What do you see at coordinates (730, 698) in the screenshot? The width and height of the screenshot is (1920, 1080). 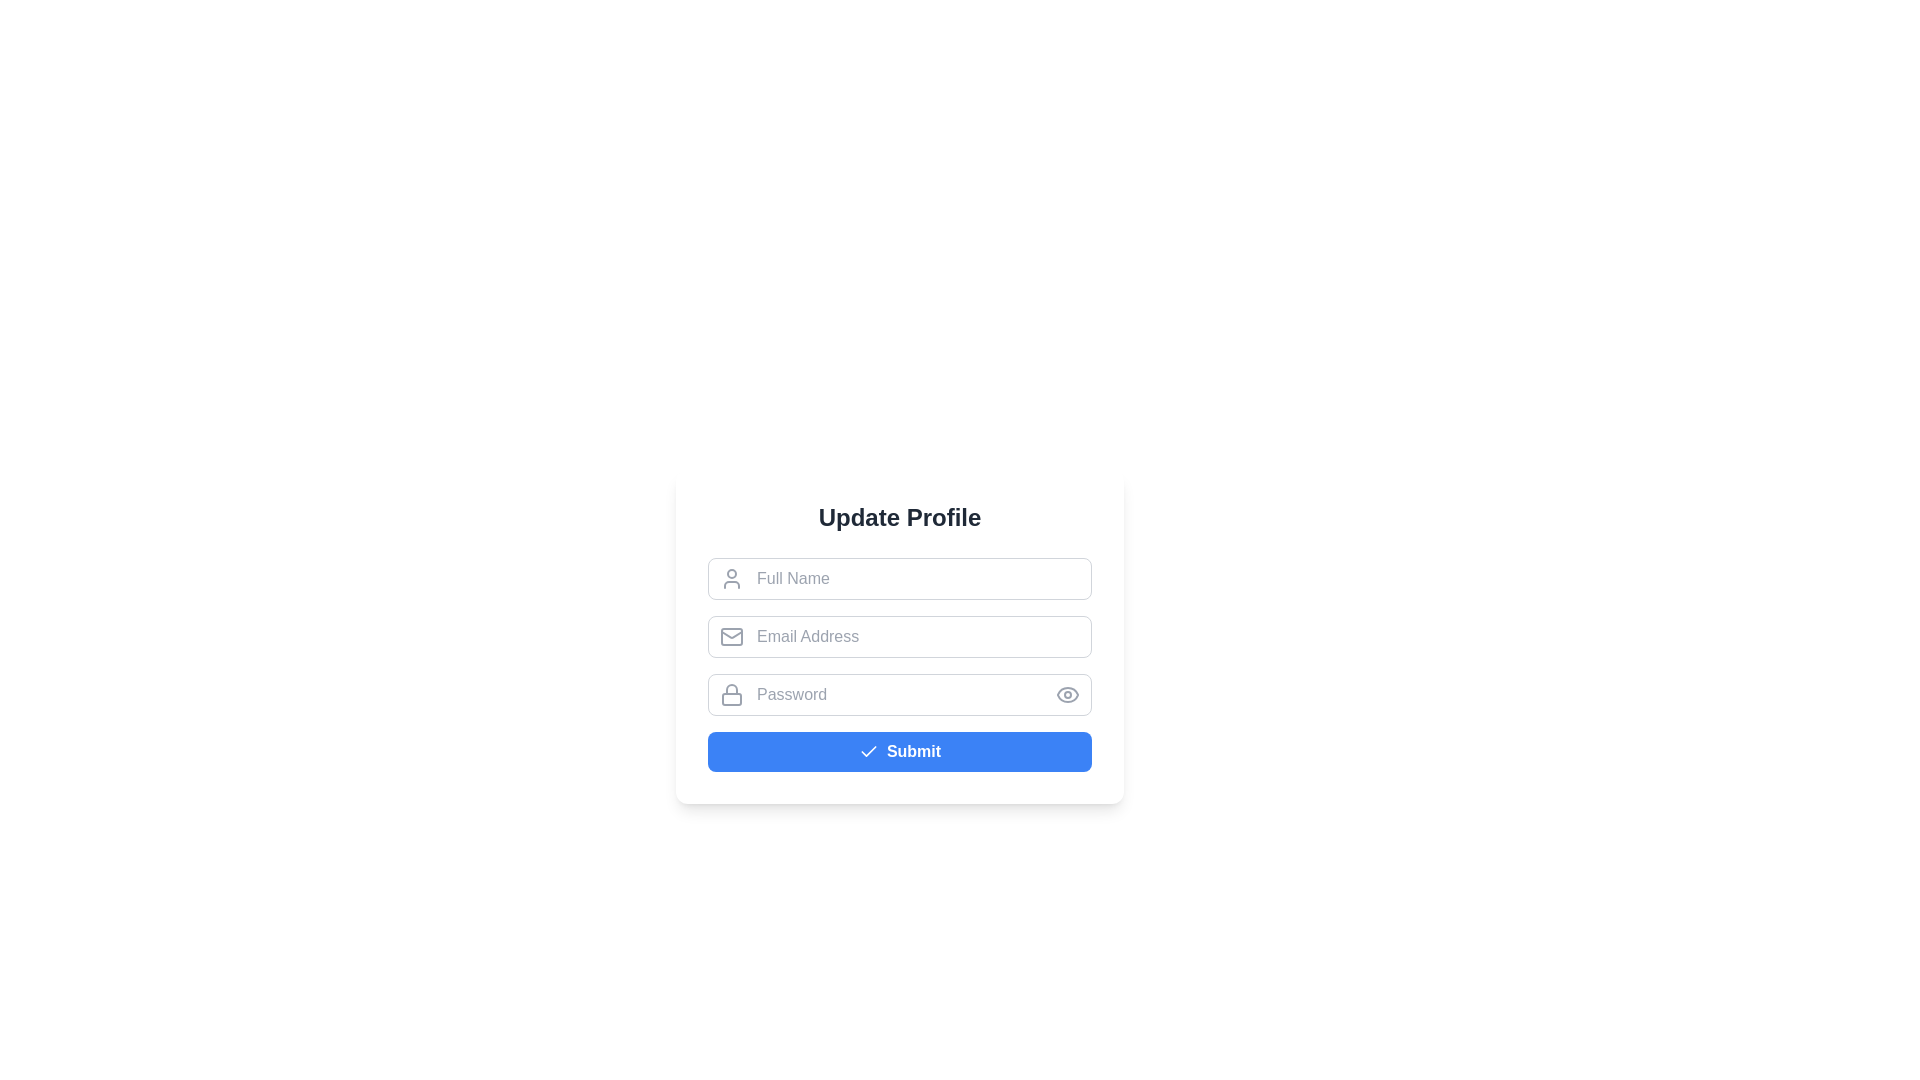 I see `the decorative graphic element that represents the bottom part of the lock icon, which symbolizes the password field in the form, located to the left of the password input field` at bounding box center [730, 698].